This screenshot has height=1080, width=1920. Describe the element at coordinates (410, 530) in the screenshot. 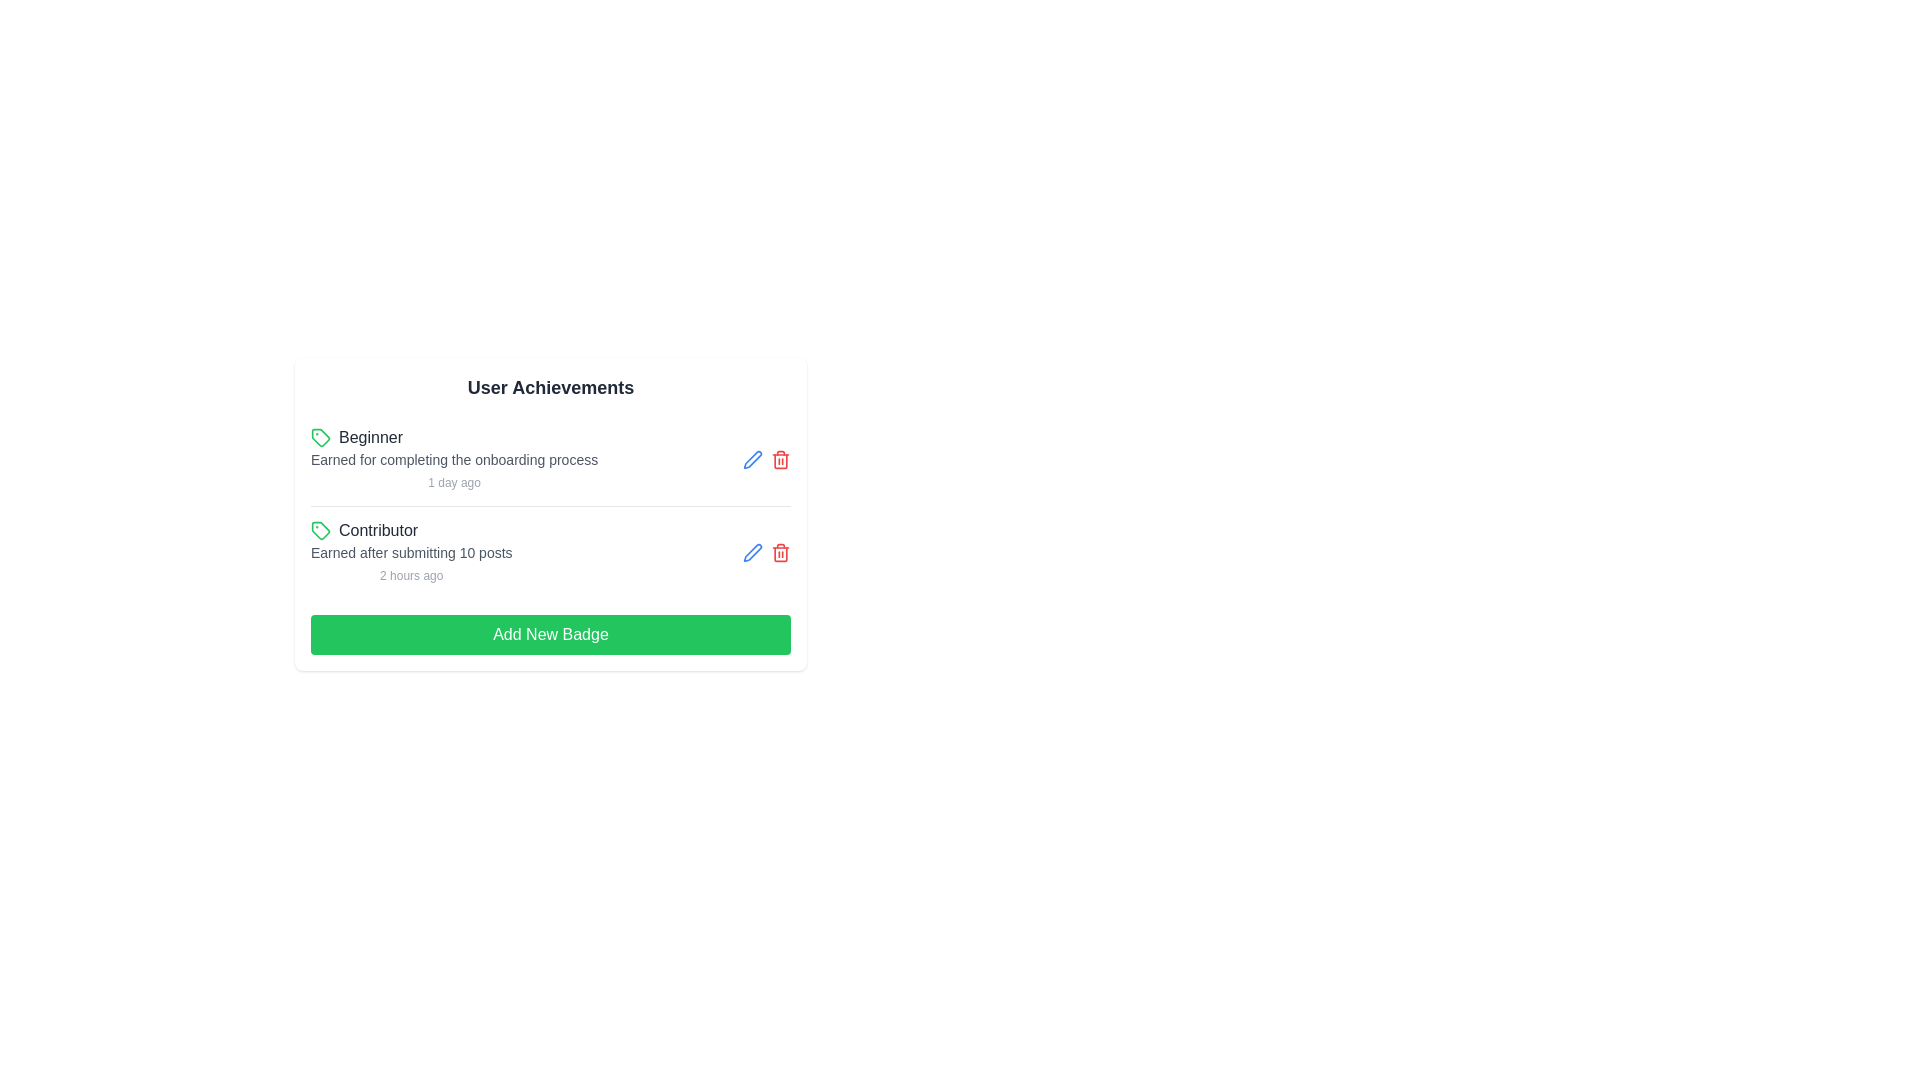

I see `the 'Contributor' badge label, which is the second badge in the list of achievements` at that location.